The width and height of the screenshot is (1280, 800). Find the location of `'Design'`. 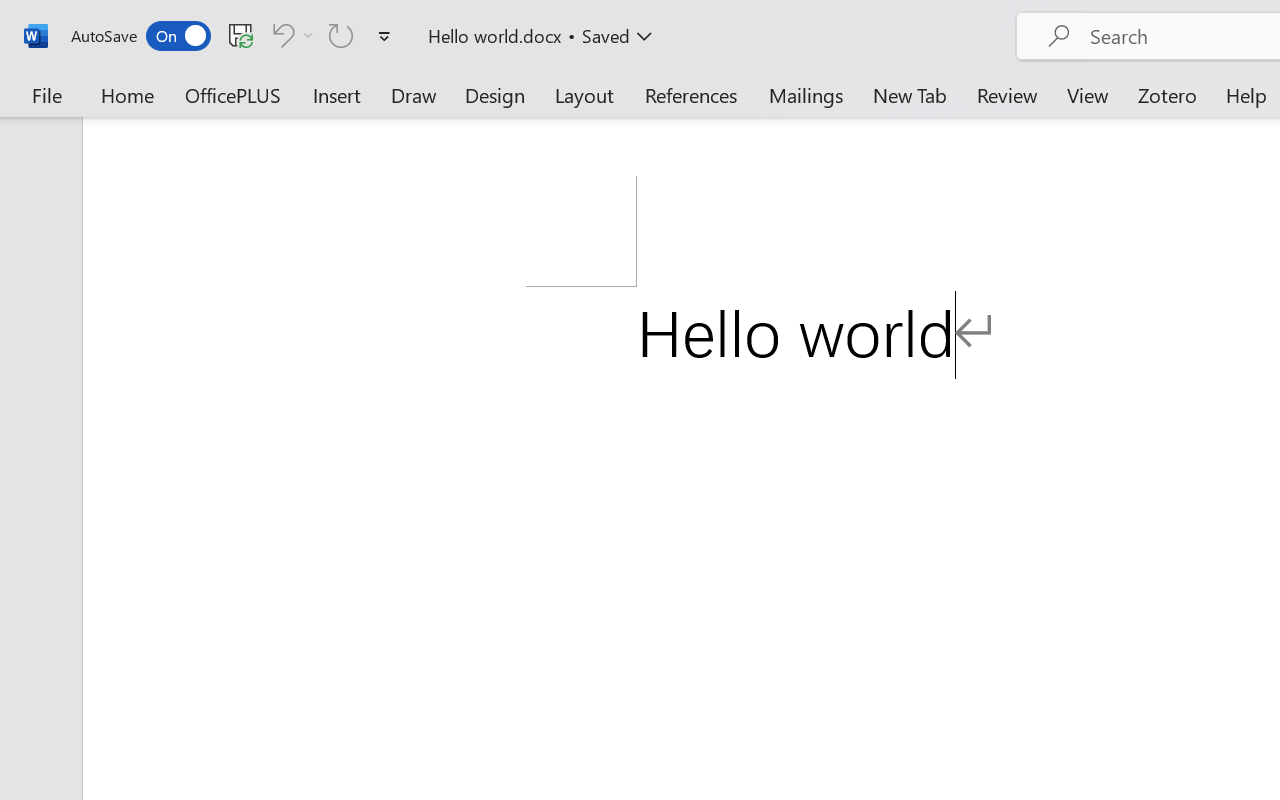

'Design' is located at coordinates (495, 94).